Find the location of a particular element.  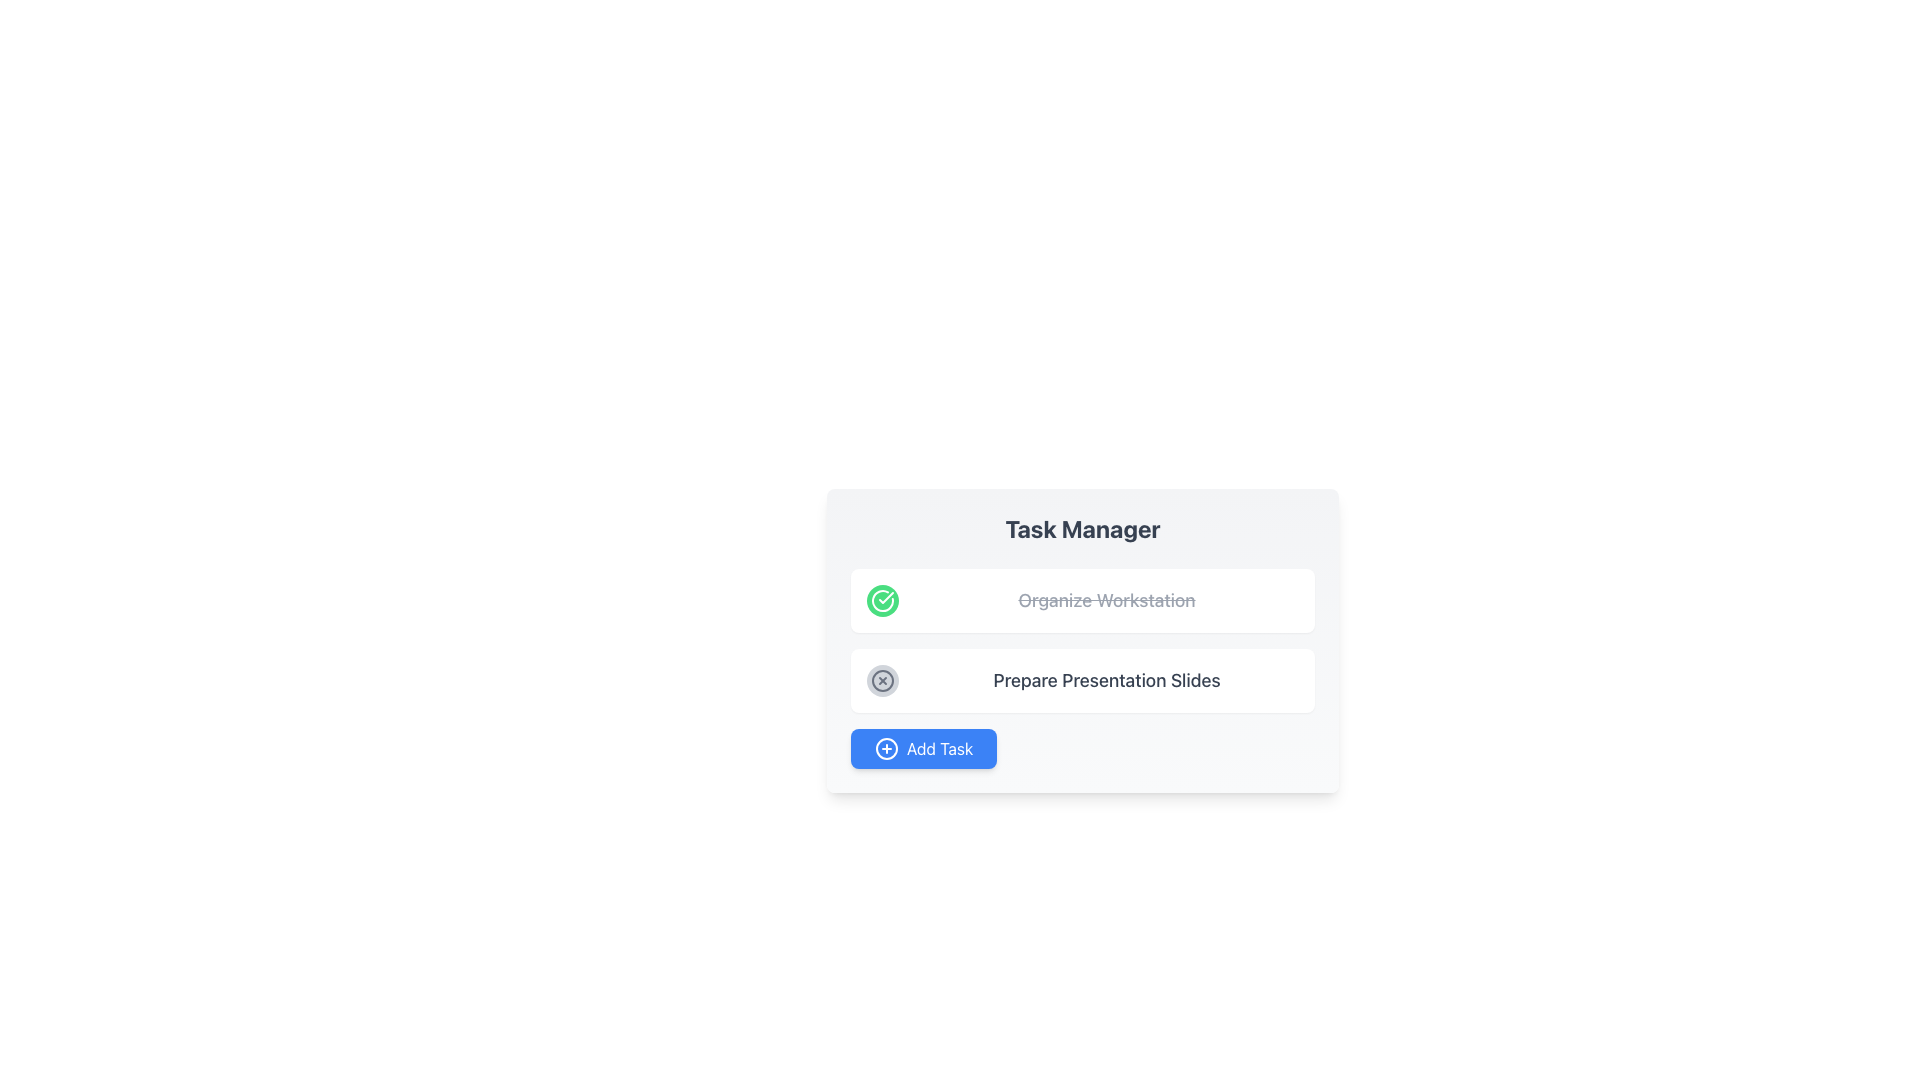

the circular outline icon preceding the 'Organize Workstation' task entry in the Task Manager interface is located at coordinates (882, 600).